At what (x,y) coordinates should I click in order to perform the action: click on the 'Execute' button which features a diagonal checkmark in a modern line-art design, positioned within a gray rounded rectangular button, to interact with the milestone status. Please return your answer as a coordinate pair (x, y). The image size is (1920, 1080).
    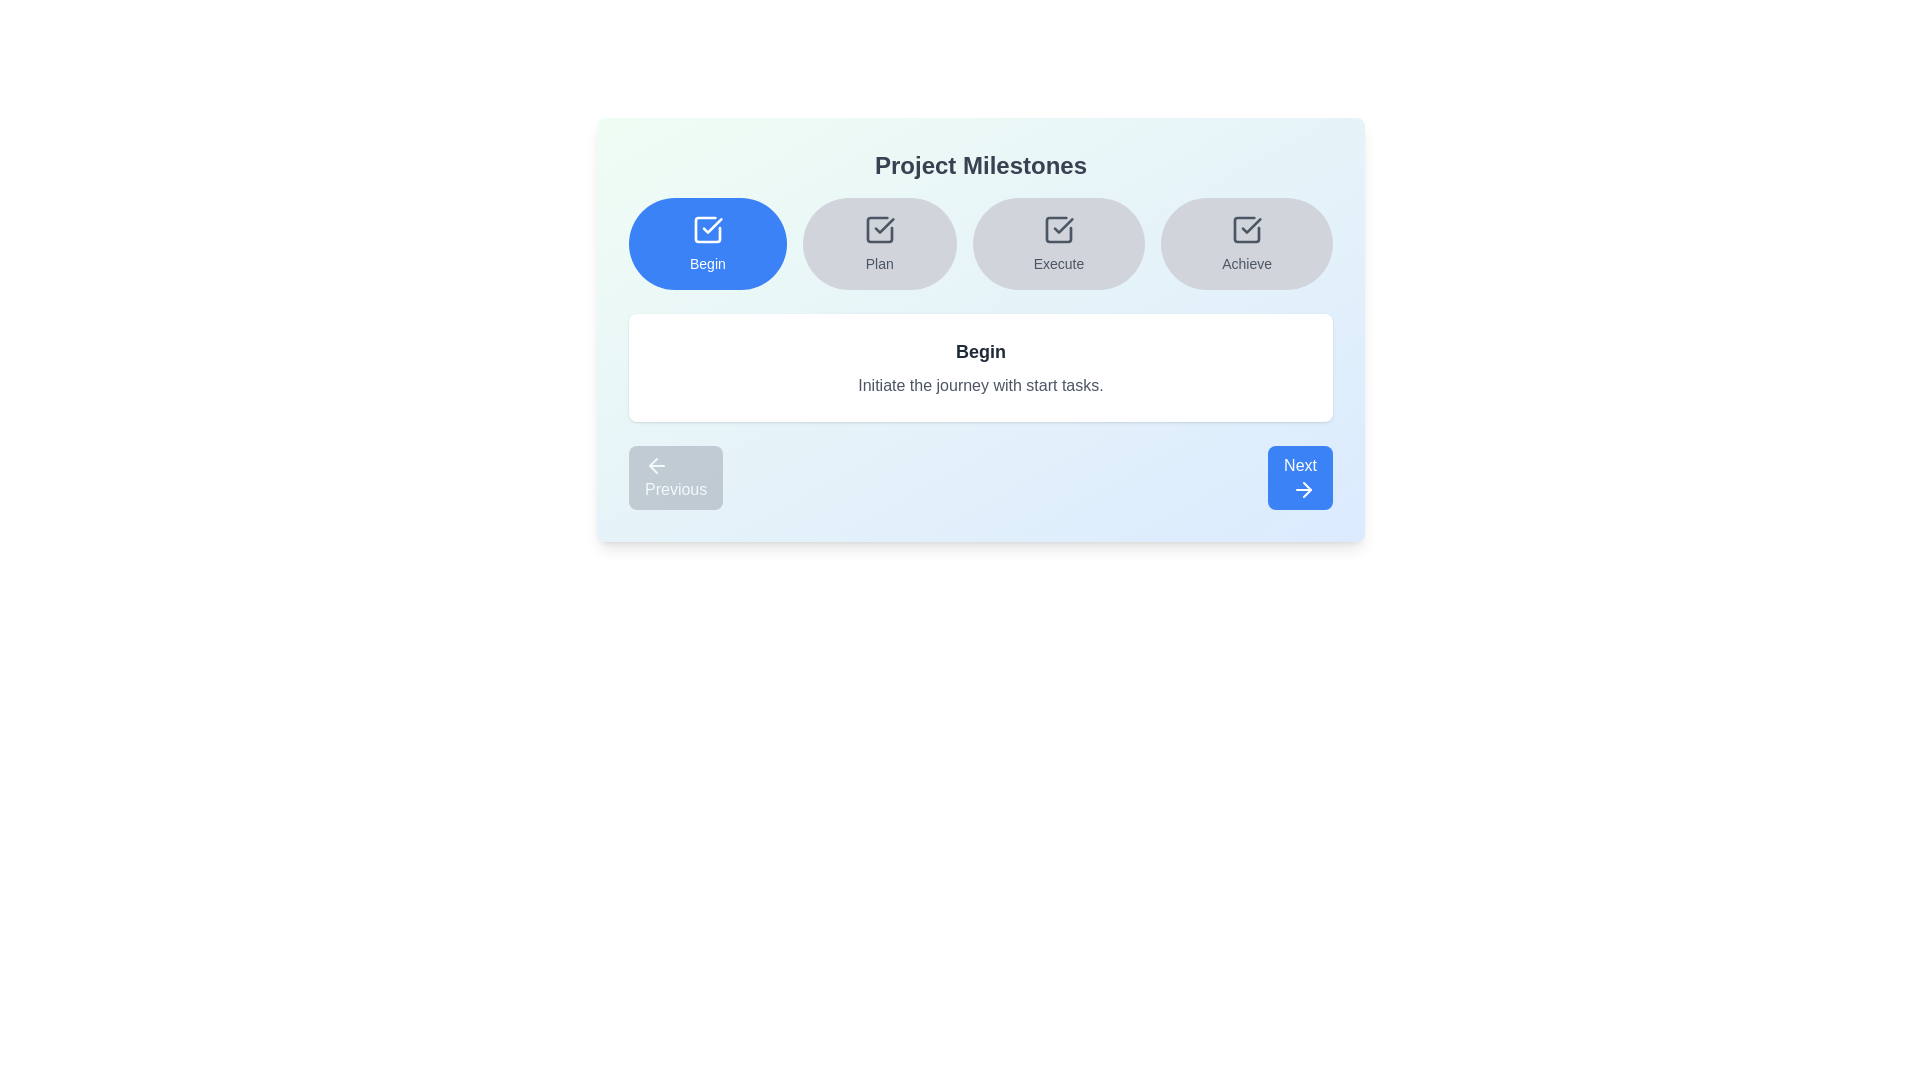
    Looking at the image, I should click on (1062, 225).